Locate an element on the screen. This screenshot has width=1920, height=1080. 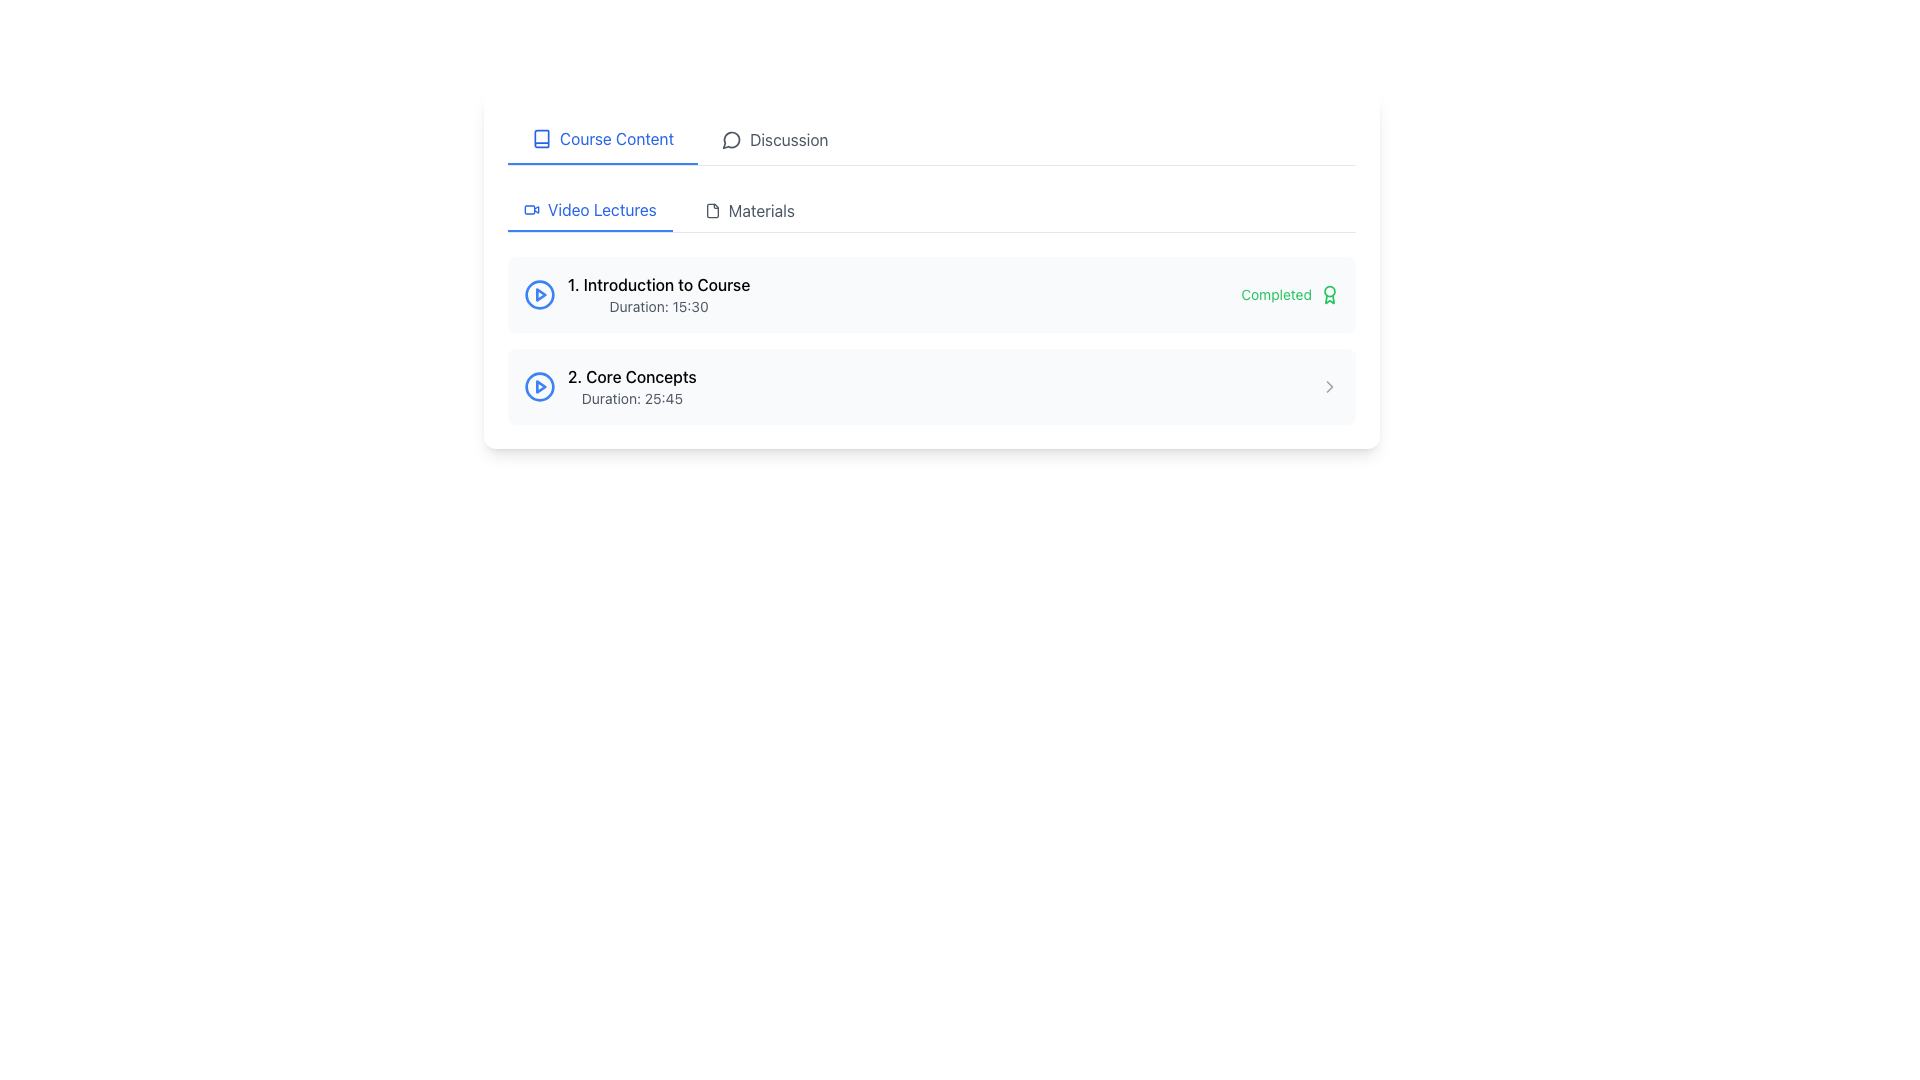
the green award or badge icon located to the right of the 'Completed' text label is located at coordinates (1329, 294).